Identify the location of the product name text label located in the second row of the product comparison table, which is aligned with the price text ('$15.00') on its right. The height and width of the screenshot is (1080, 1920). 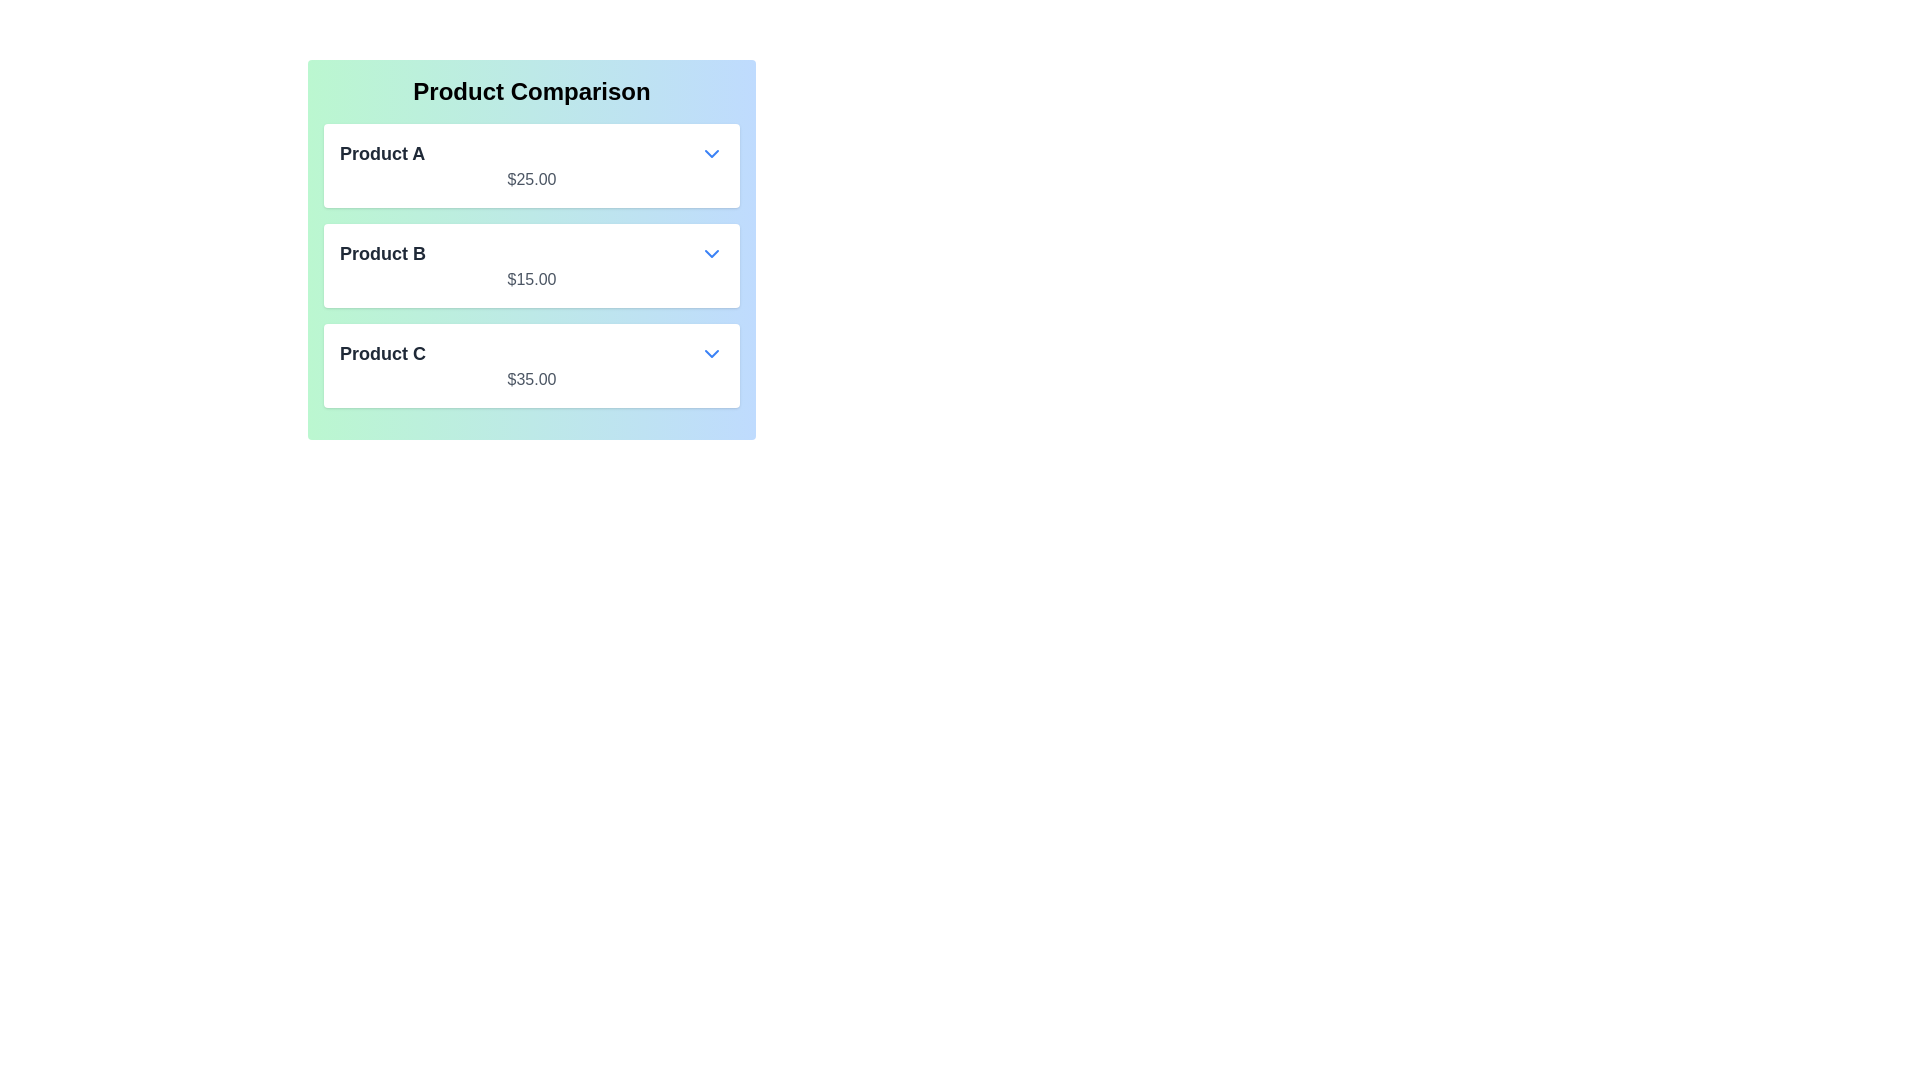
(383, 253).